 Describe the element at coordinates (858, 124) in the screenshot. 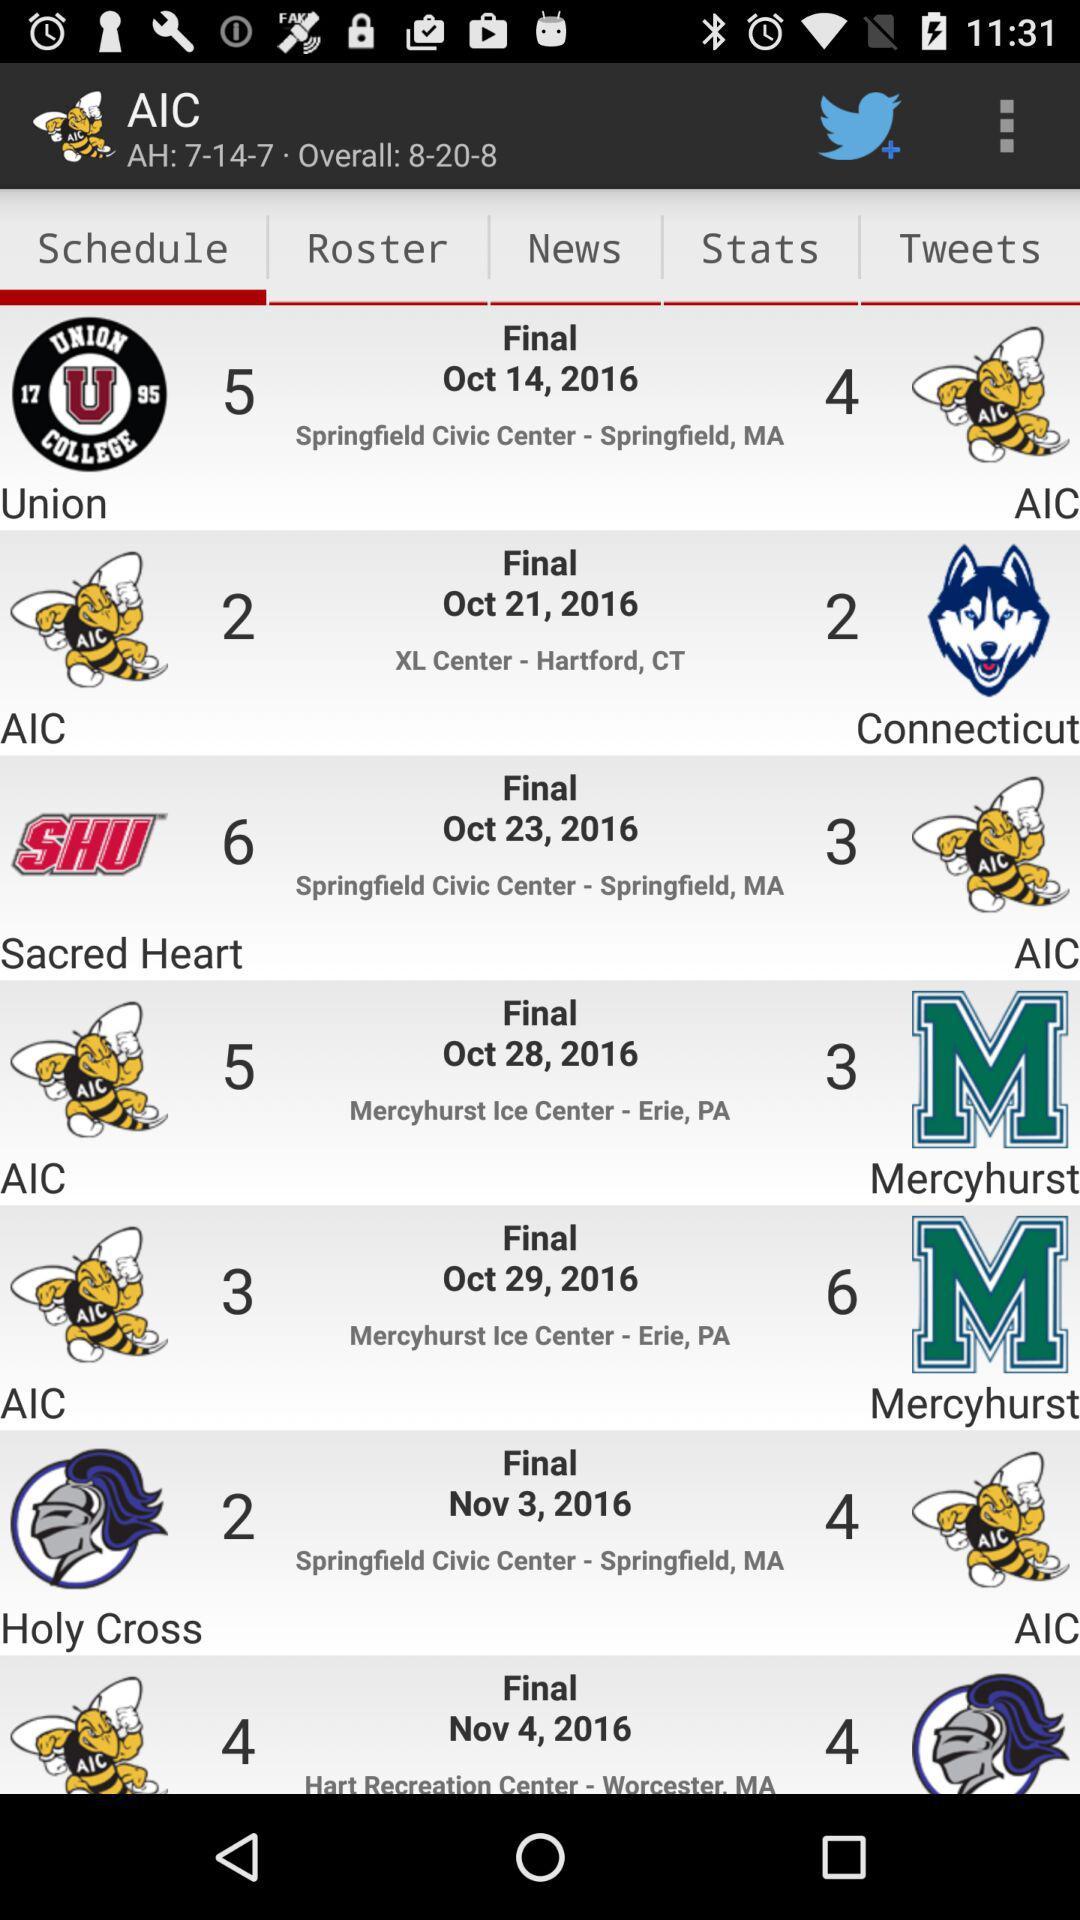

I see `item above the stats item` at that location.